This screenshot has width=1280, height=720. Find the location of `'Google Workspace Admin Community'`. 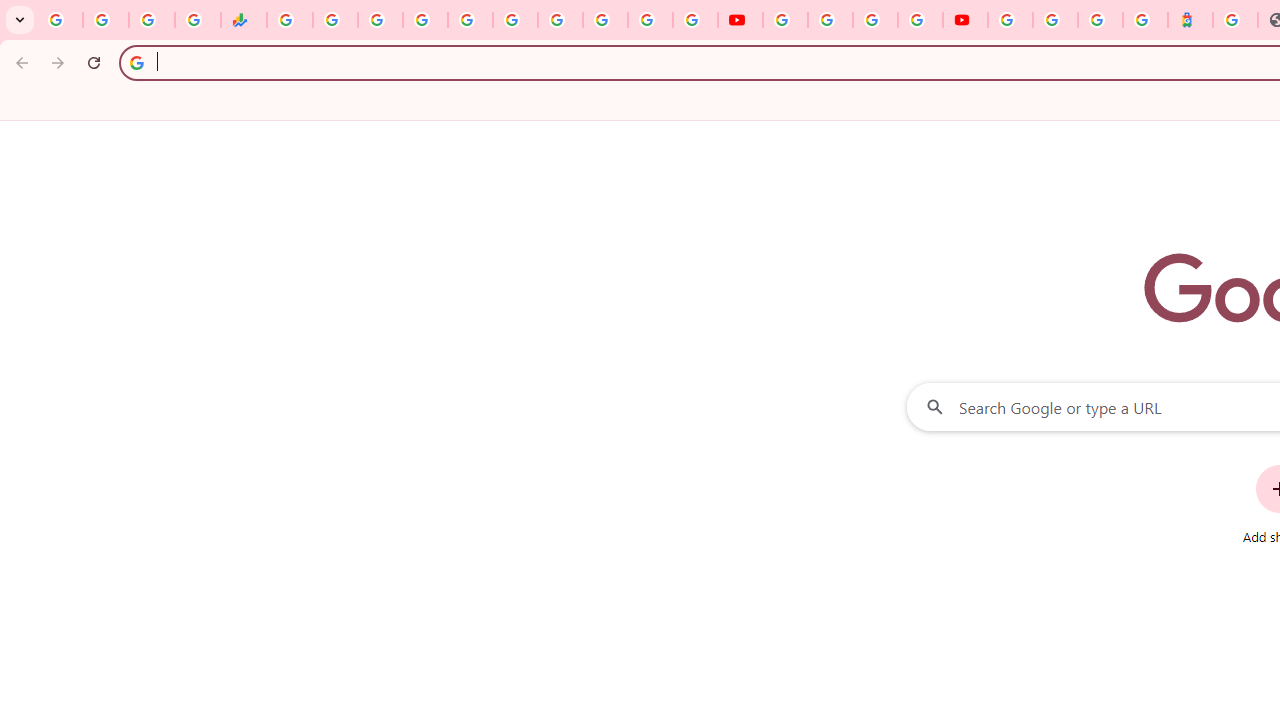

'Google Workspace Admin Community' is located at coordinates (60, 20).